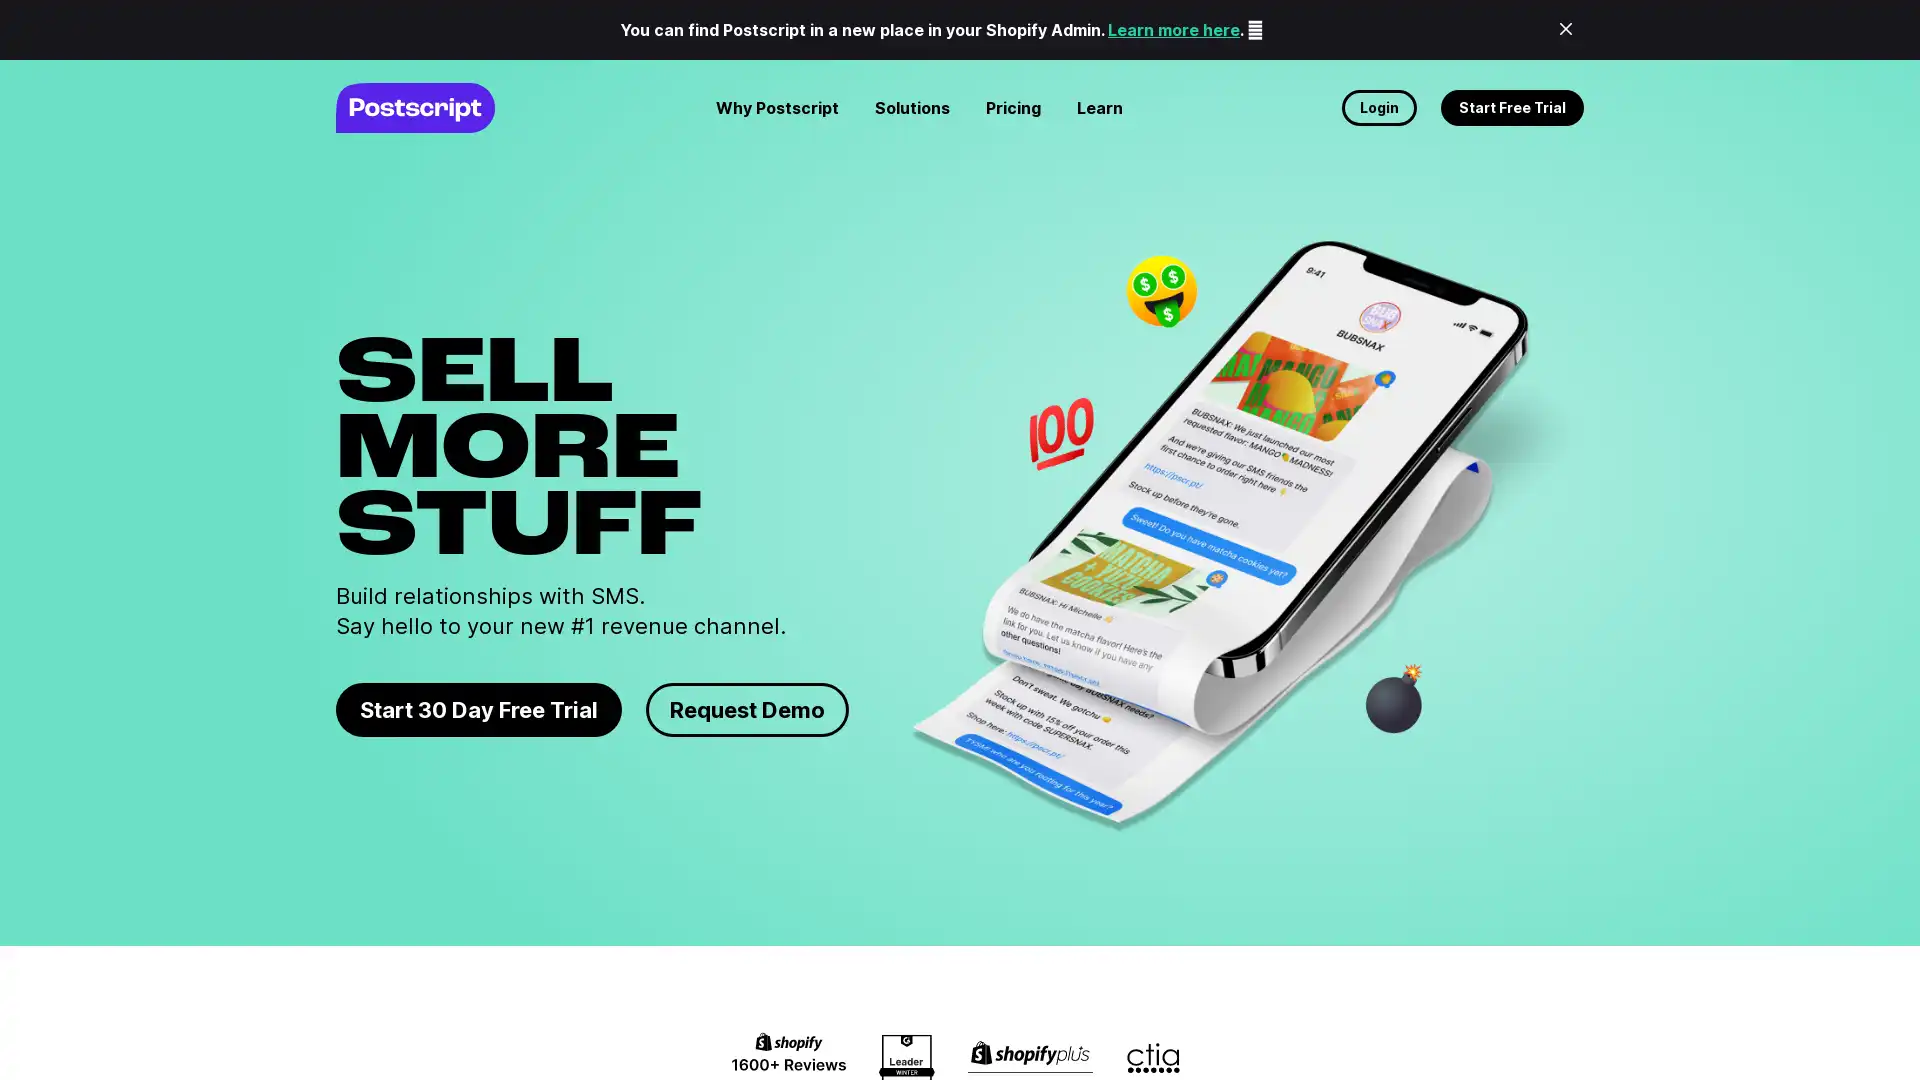 The width and height of the screenshot is (1920, 1080). I want to click on Login, so click(1378, 107).